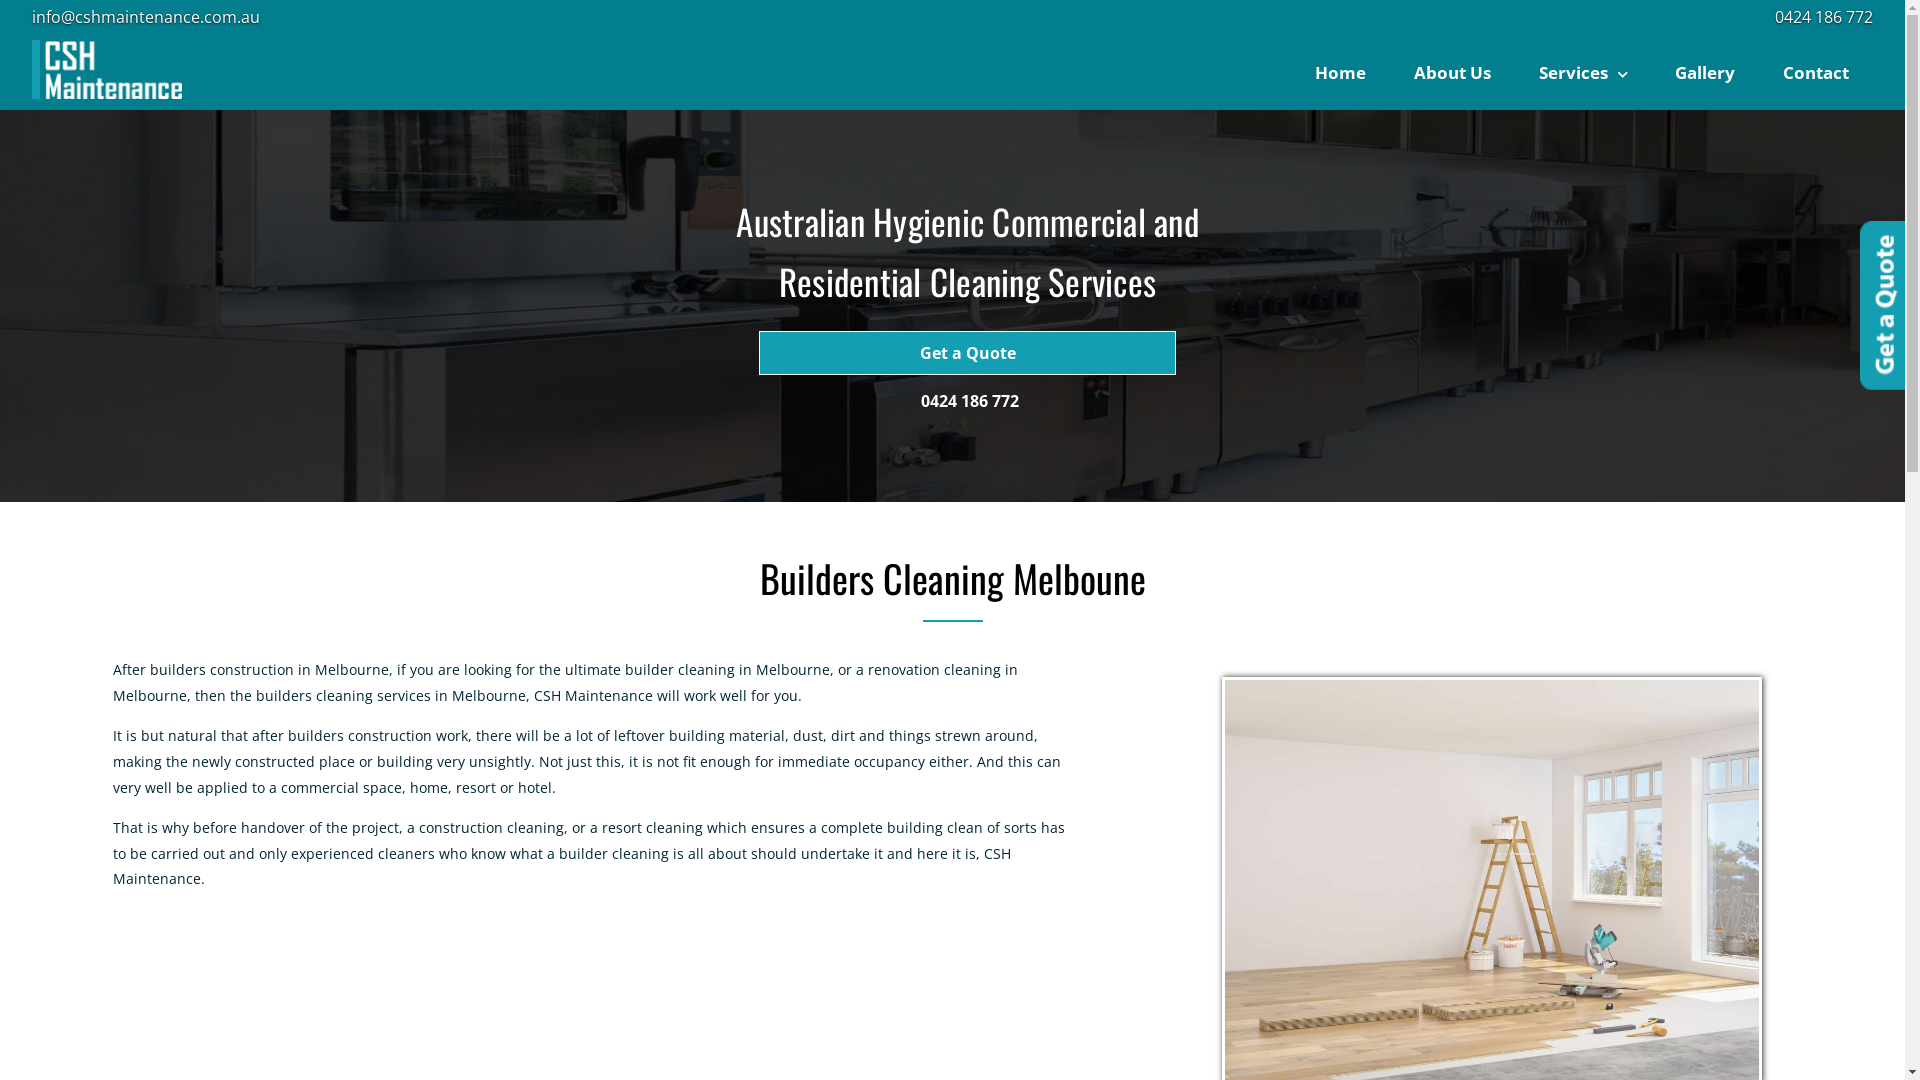 The height and width of the screenshot is (1080, 1920). Describe the element at coordinates (1340, 71) in the screenshot. I see `'Home'` at that location.